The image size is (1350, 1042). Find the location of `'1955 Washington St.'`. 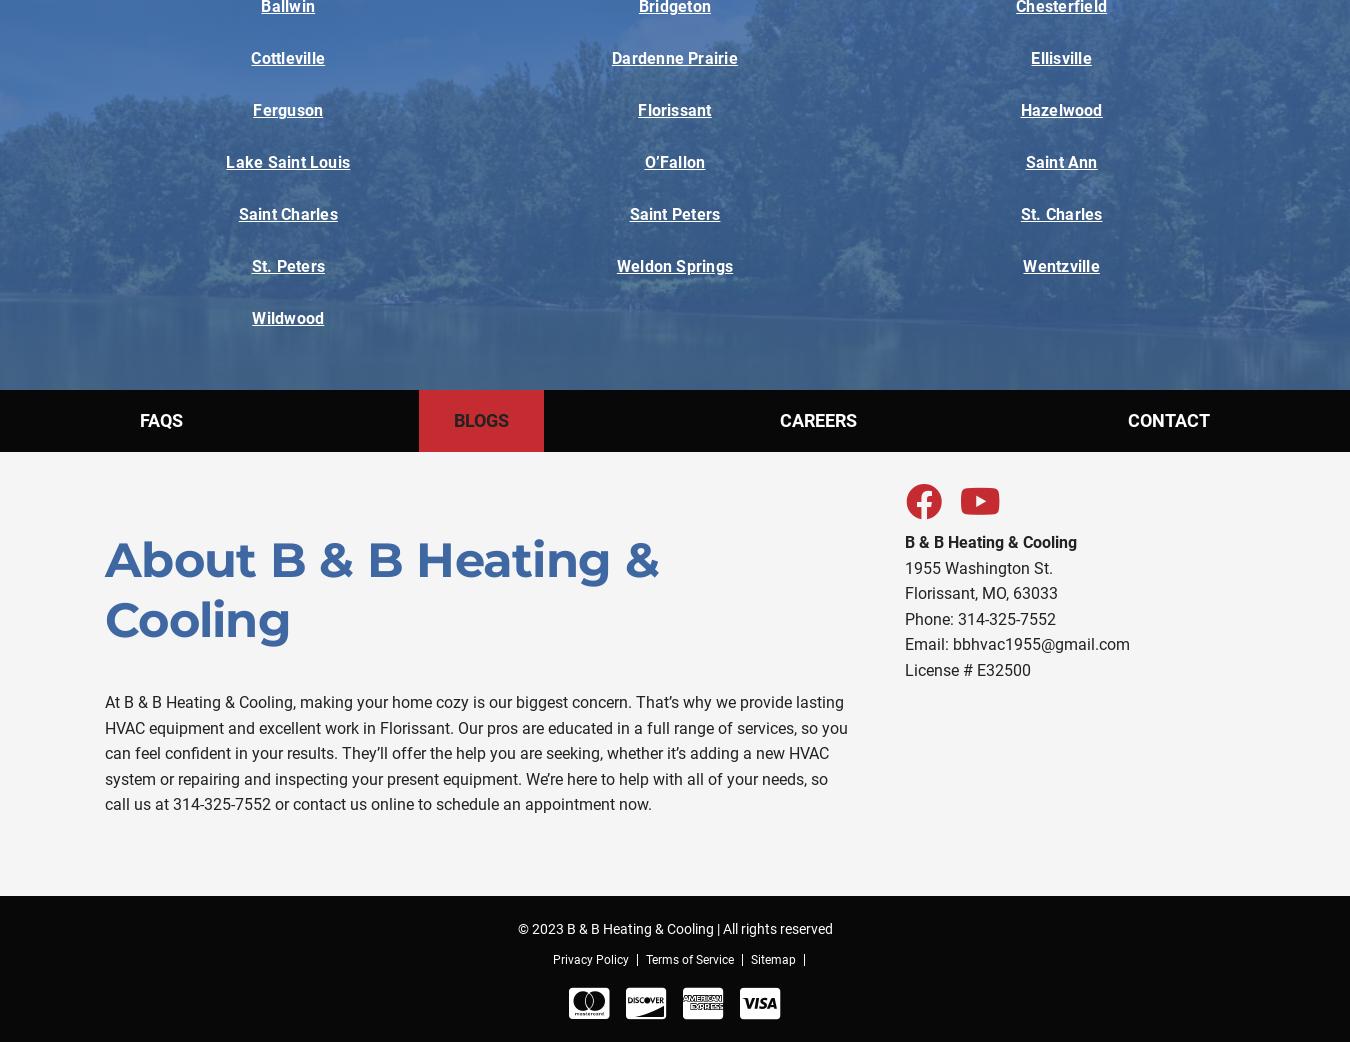

'1955 Washington St.' is located at coordinates (976, 566).